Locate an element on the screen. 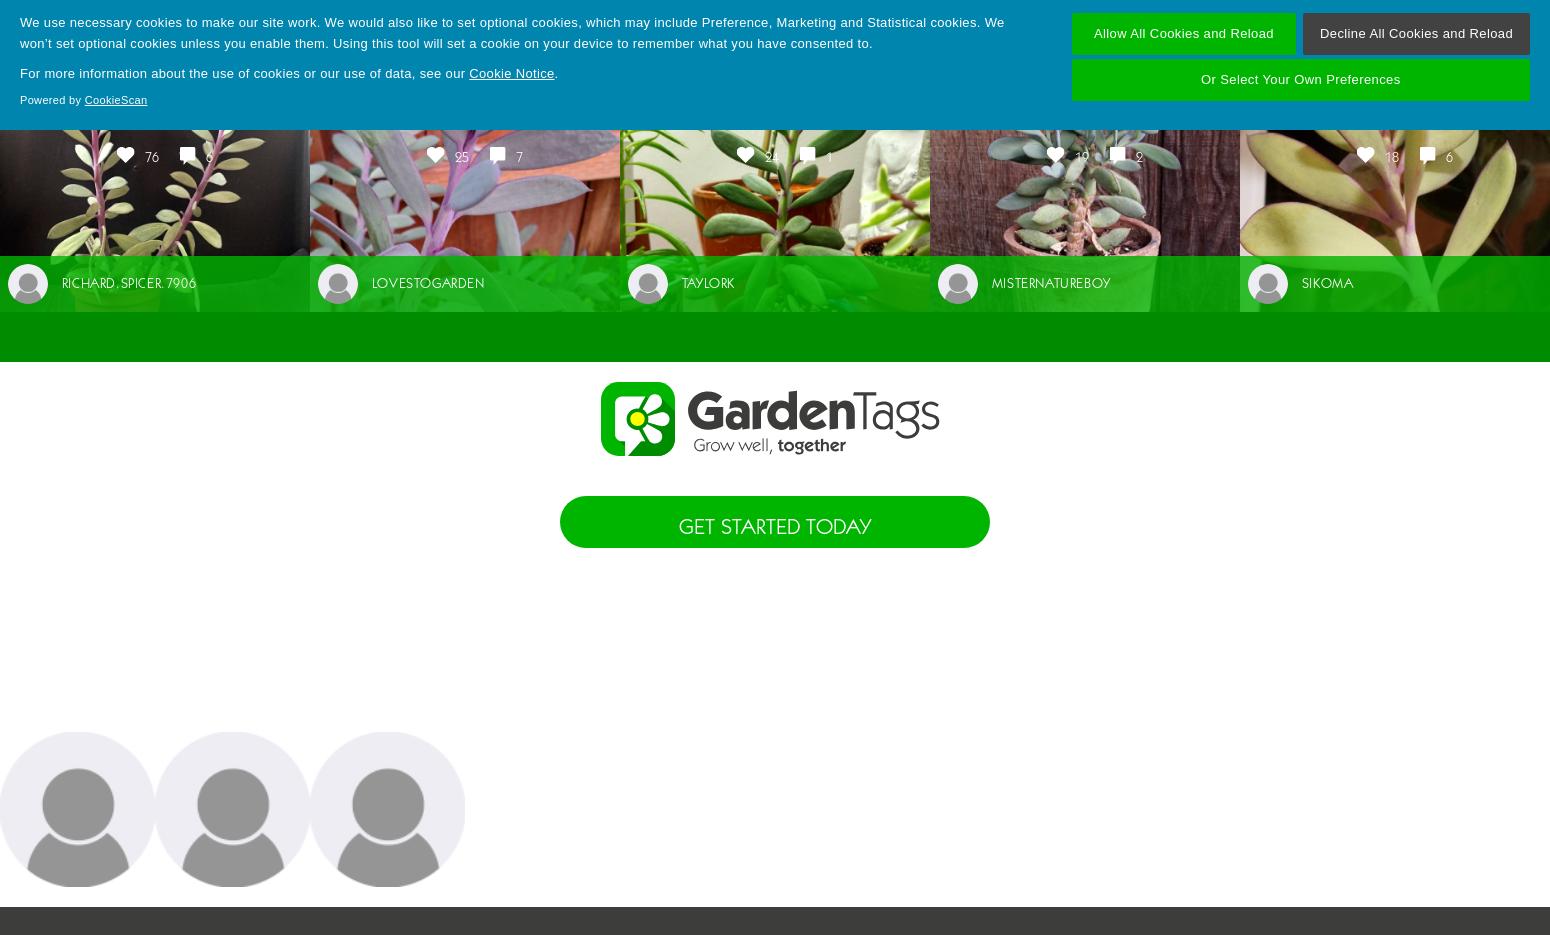  'misternatureboy' is located at coordinates (1043, 280).